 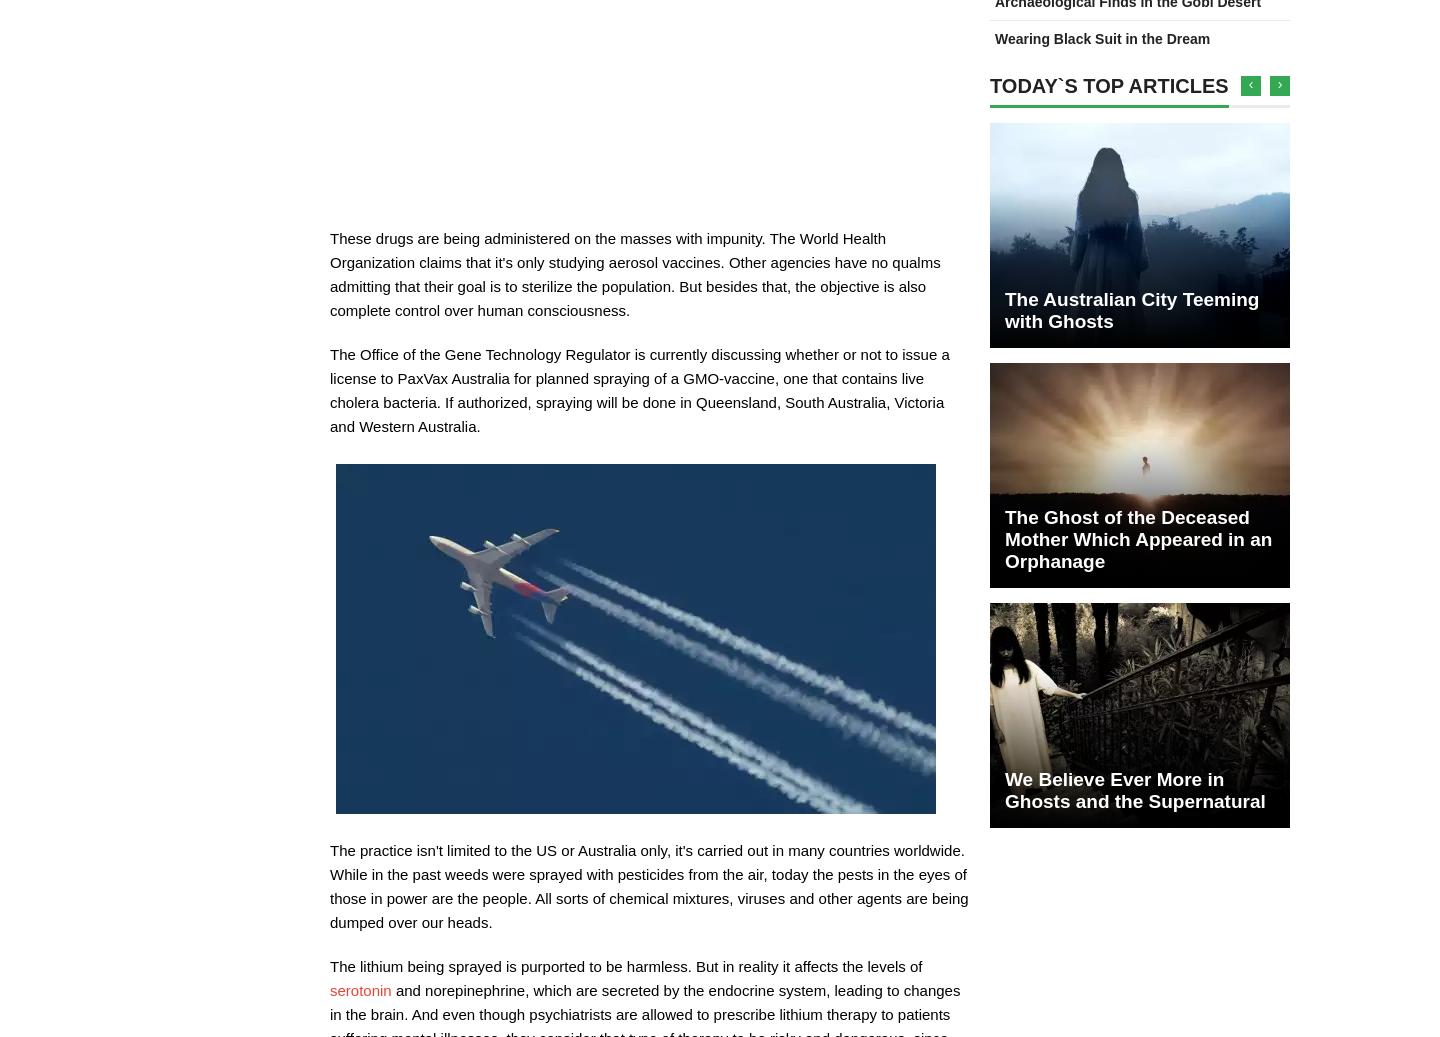 I want to click on 'The Australian City Teeming with Ghosts', so click(x=1130, y=309).